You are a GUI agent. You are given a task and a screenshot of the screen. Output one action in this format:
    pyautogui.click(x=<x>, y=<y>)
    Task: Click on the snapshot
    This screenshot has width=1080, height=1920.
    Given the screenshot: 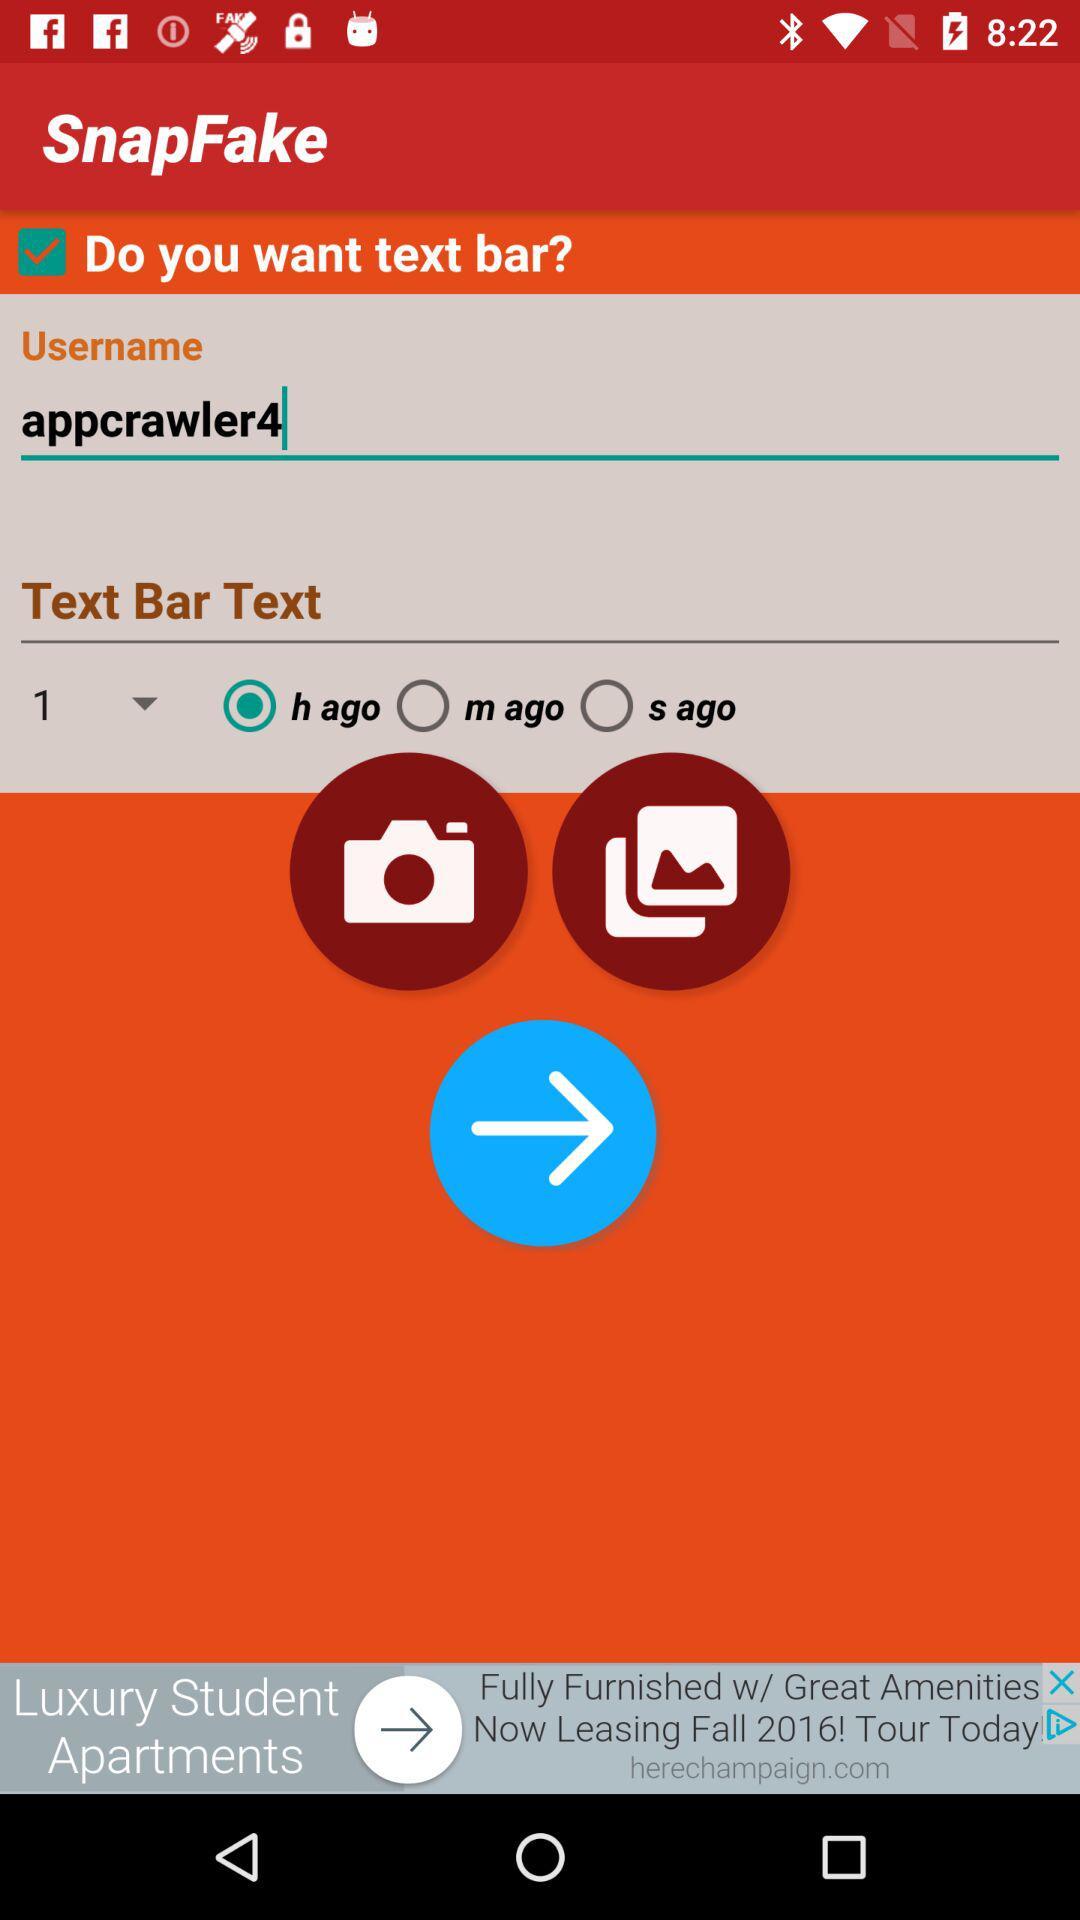 What is the action you would take?
    pyautogui.click(x=407, y=871)
    